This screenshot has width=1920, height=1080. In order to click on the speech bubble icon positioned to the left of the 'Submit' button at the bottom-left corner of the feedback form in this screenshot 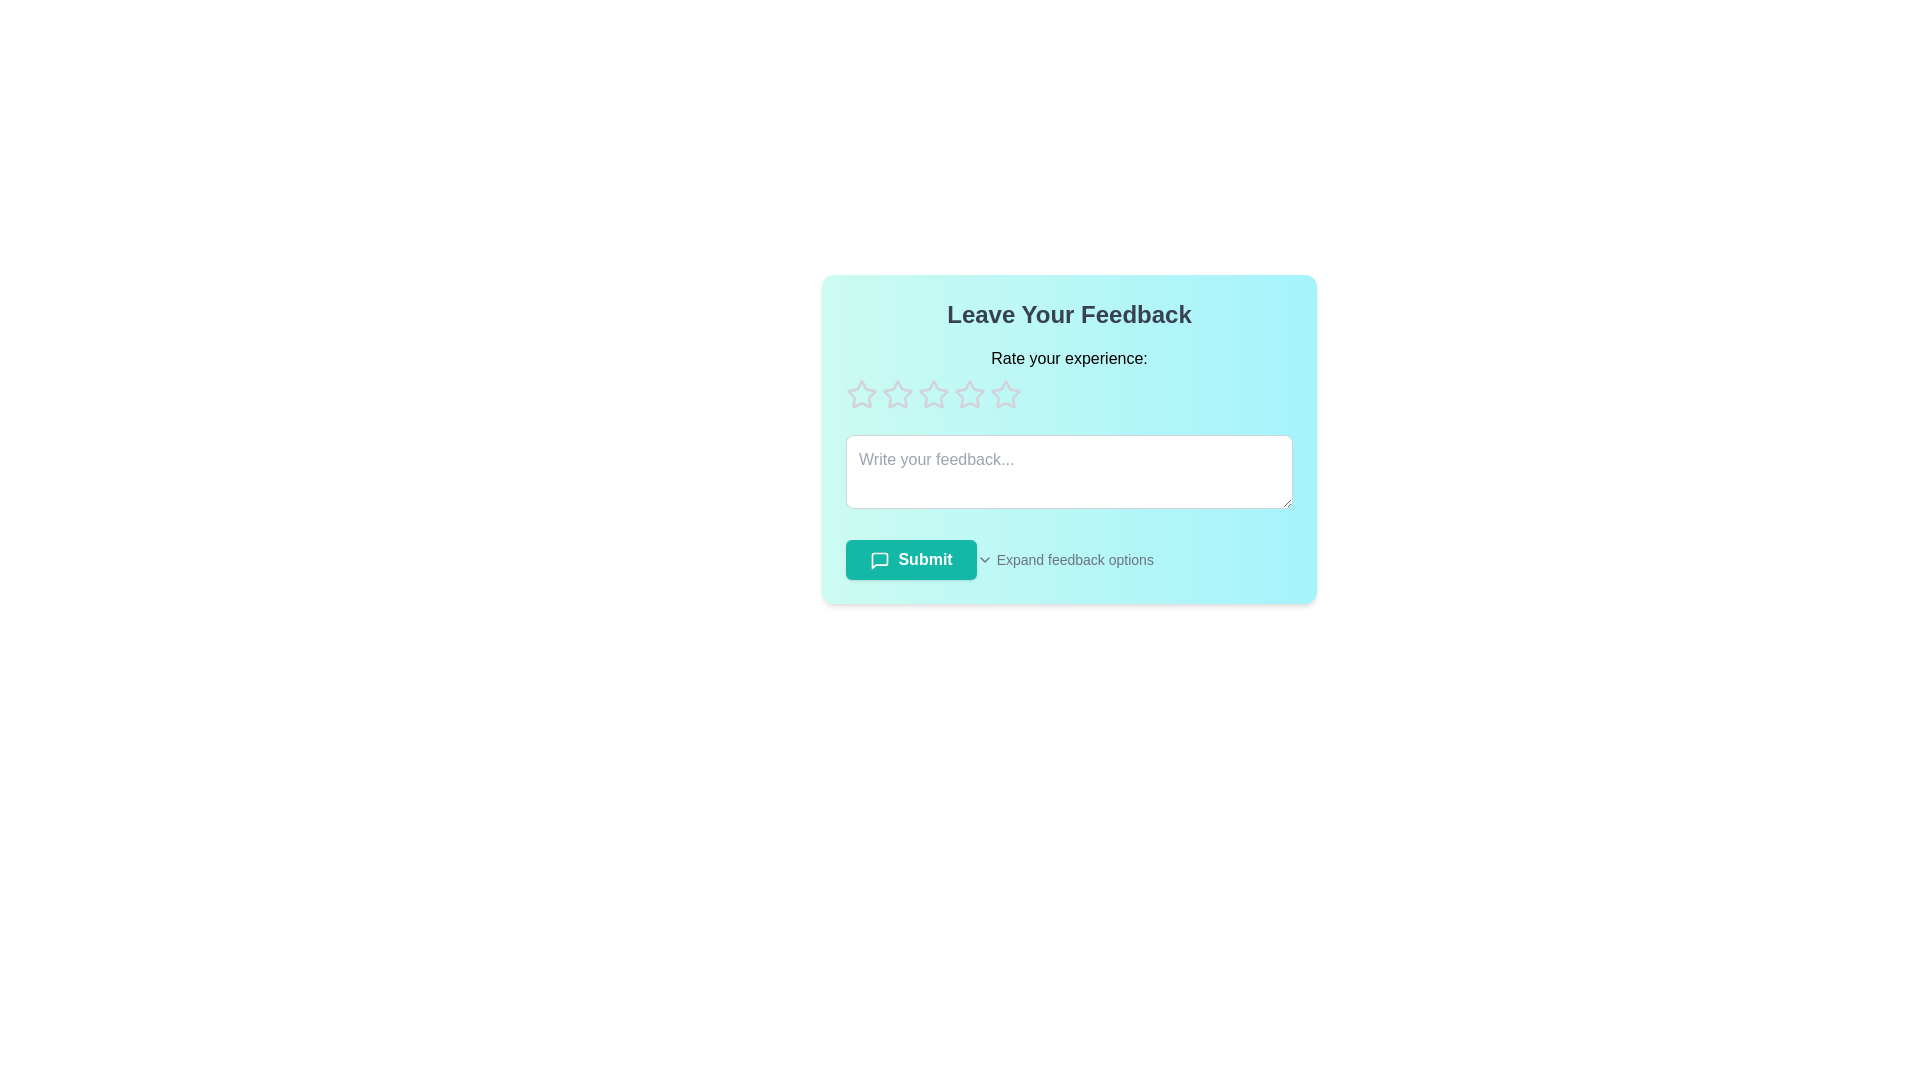, I will do `click(879, 559)`.